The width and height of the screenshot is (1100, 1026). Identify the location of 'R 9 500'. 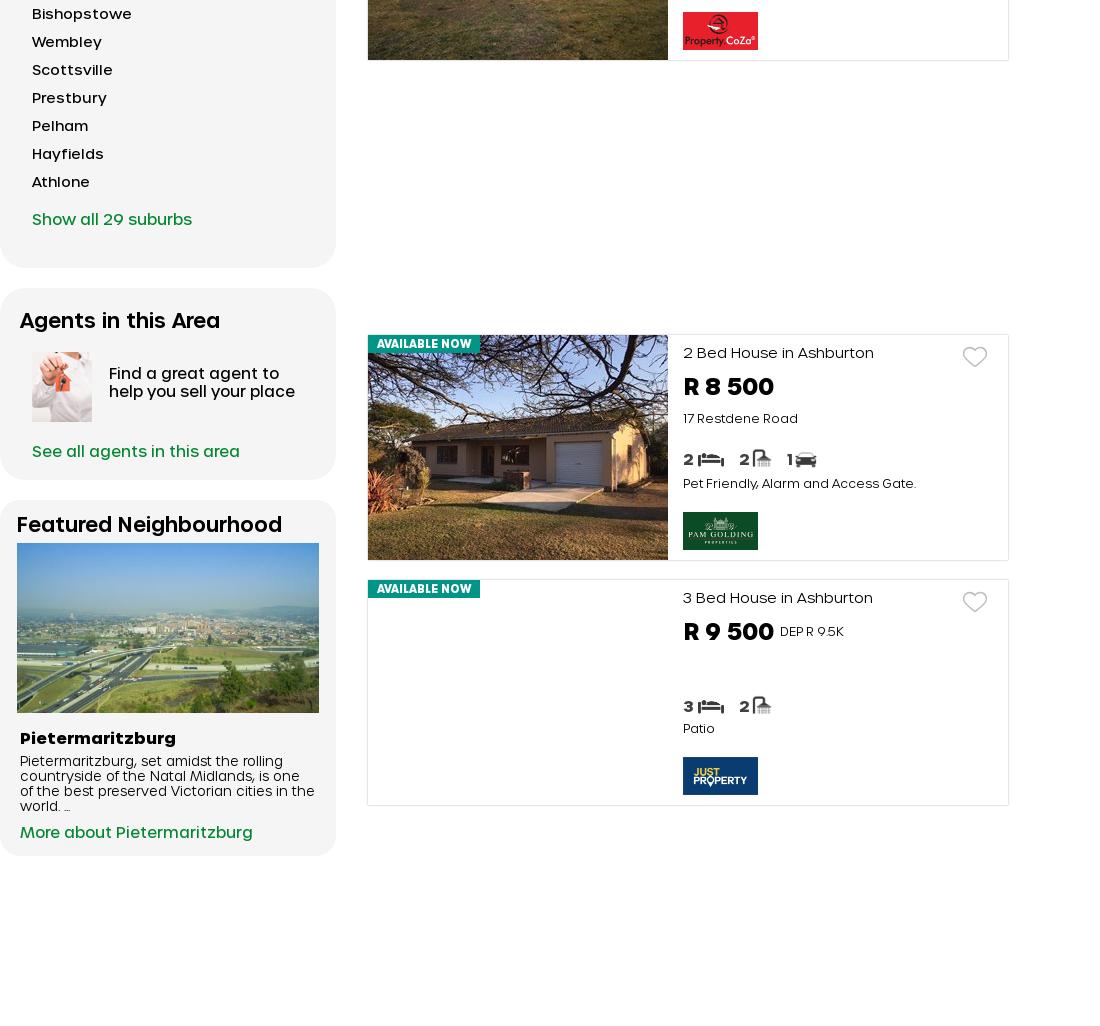
(727, 630).